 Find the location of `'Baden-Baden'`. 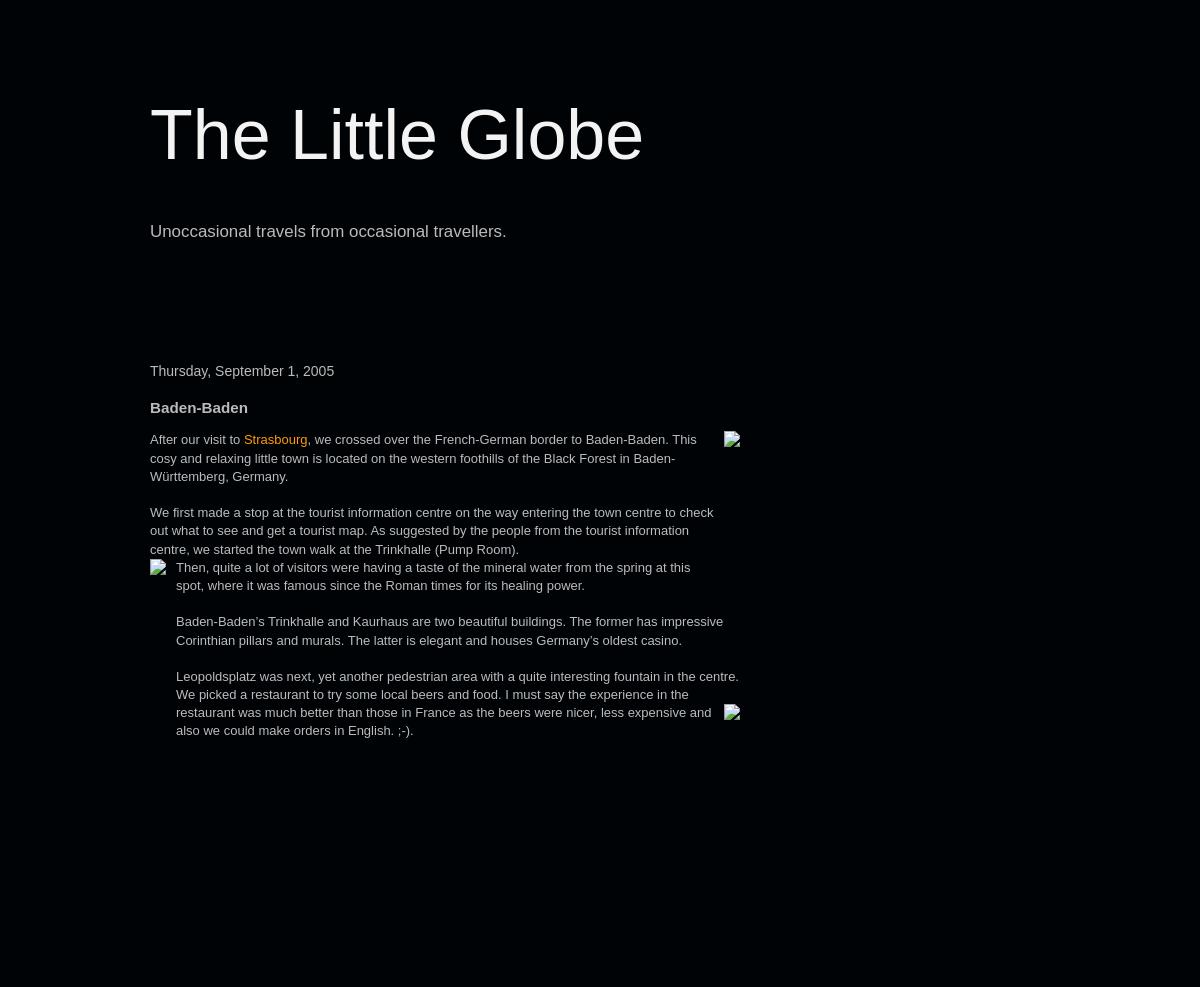

'Baden-Baden' is located at coordinates (197, 407).